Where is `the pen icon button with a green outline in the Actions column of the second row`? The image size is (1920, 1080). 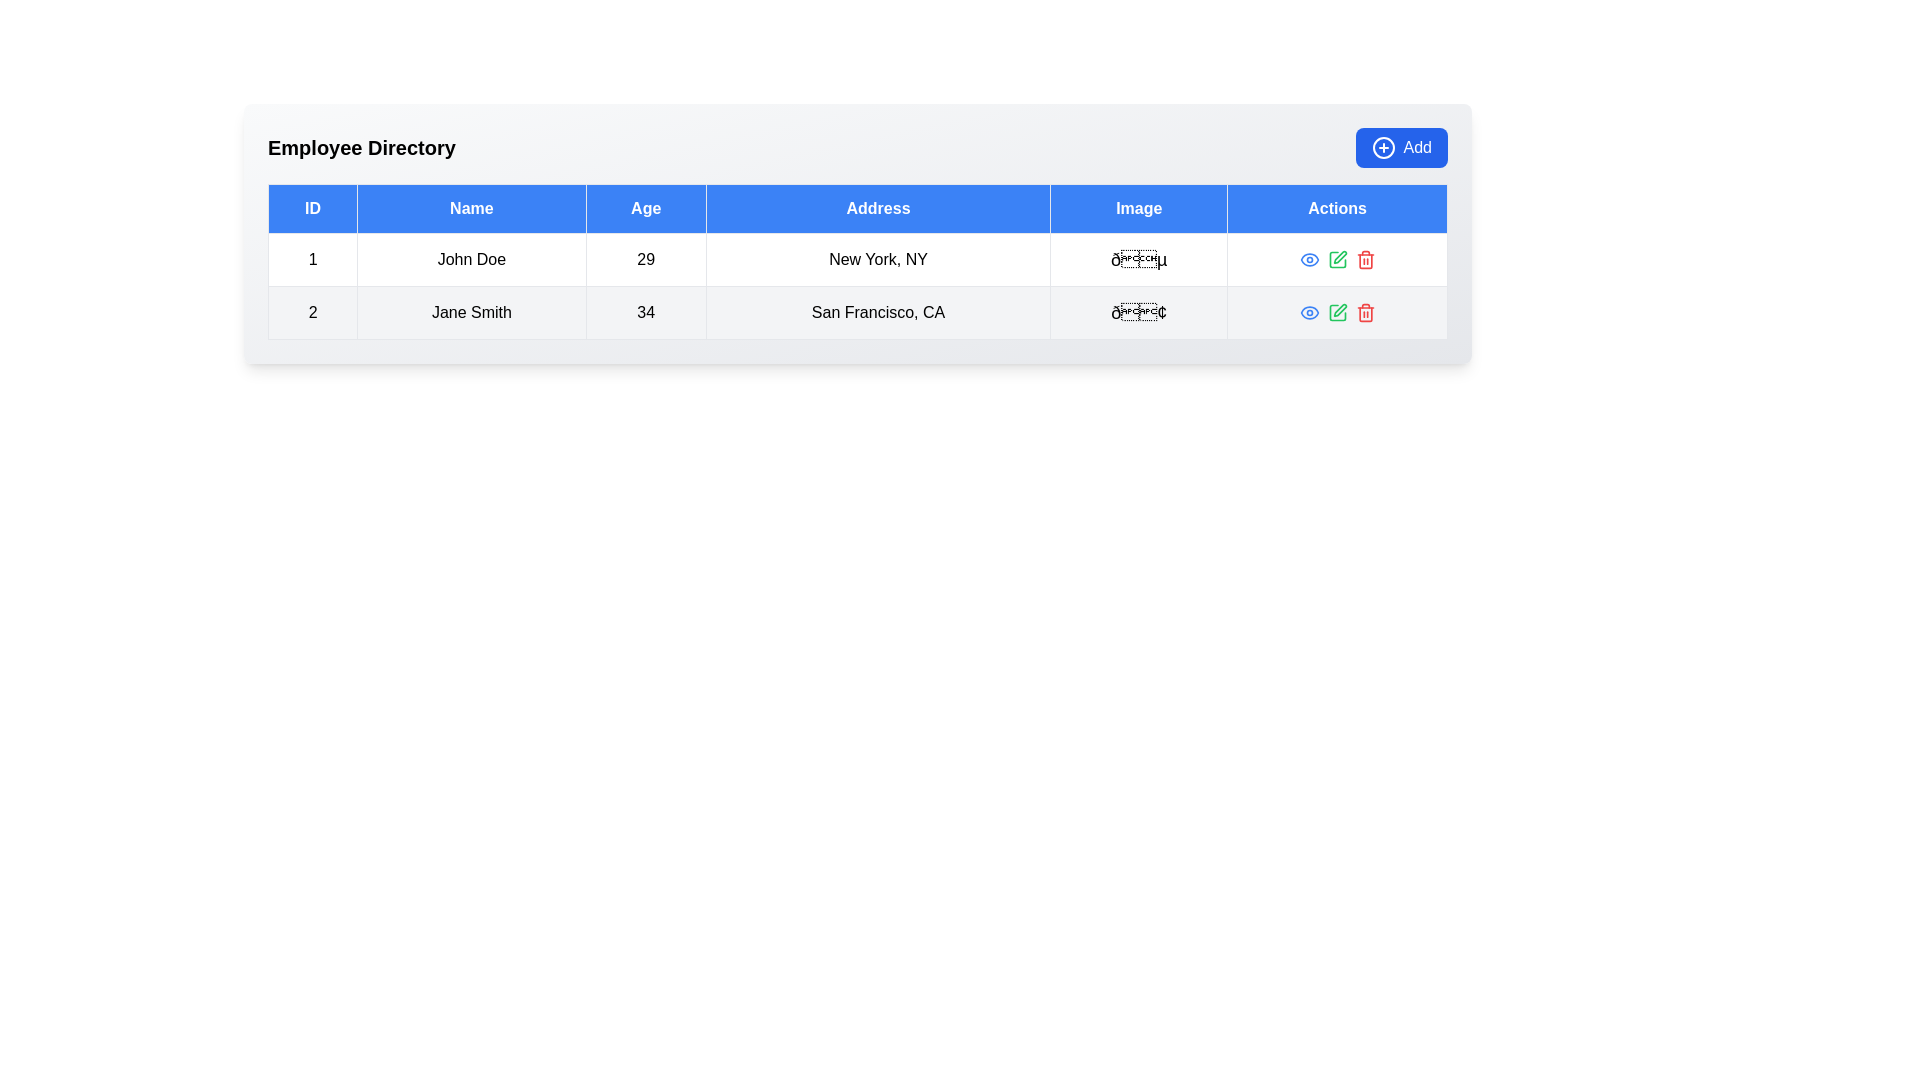
the pen icon button with a green outline in the Actions column of the second row is located at coordinates (1337, 258).